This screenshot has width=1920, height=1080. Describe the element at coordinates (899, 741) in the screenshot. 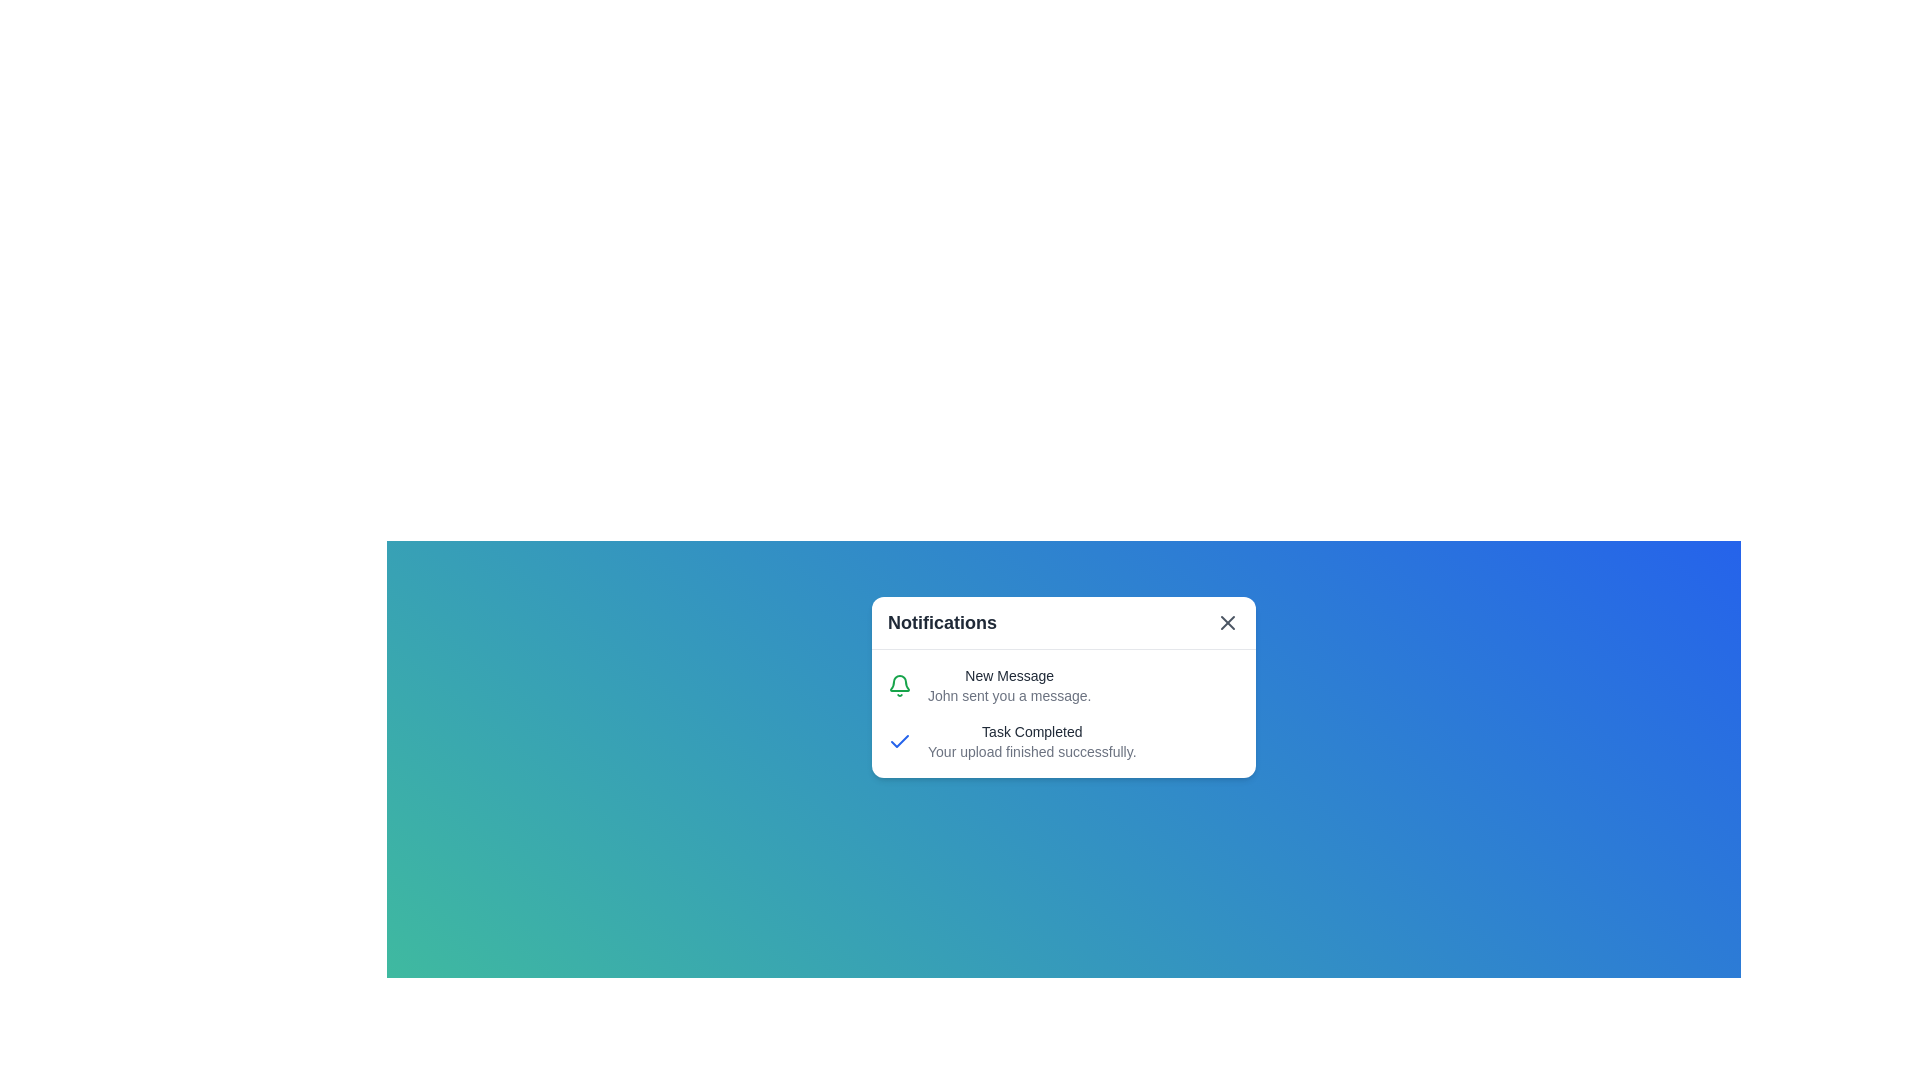

I see `the informational icon representing task completion located in the notification card under the text 'Task Completed' and to the left of 'Your upload finished successfully.'` at that location.